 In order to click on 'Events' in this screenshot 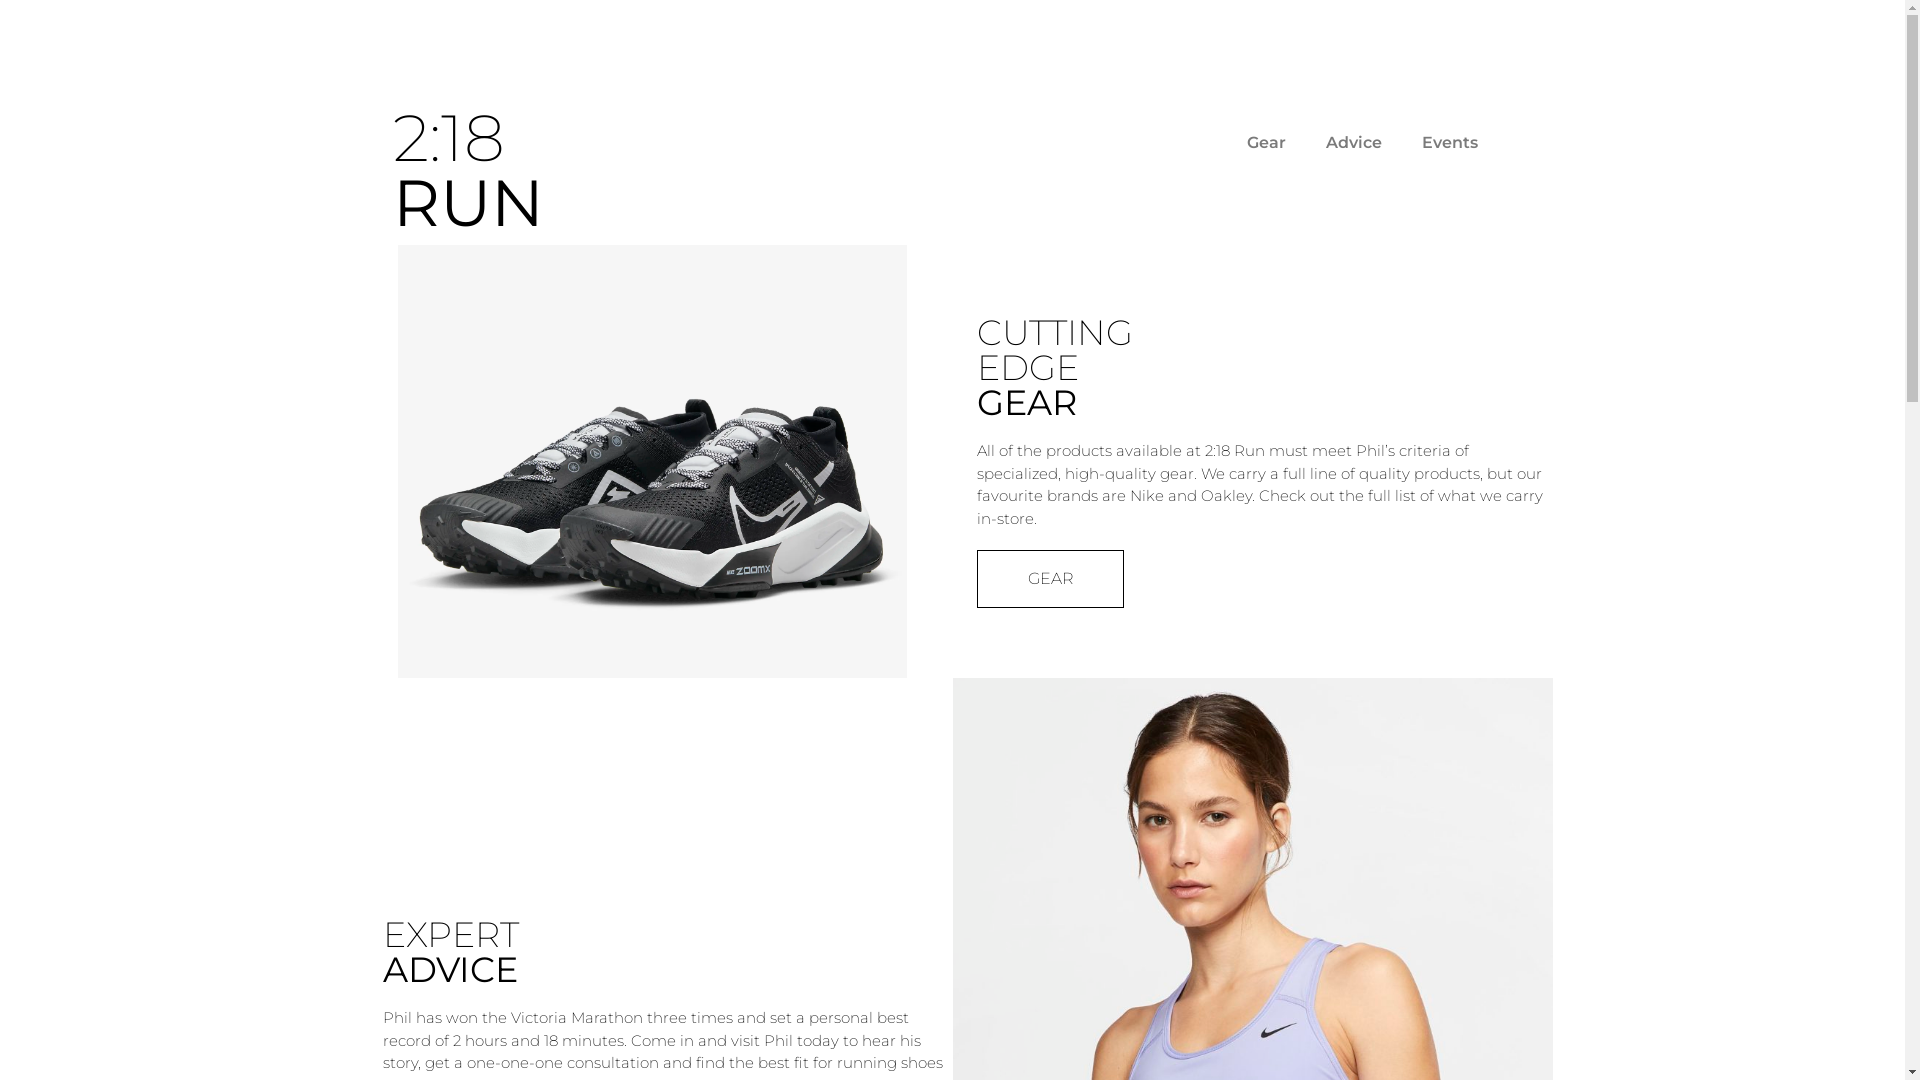, I will do `click(1400, 141)`.